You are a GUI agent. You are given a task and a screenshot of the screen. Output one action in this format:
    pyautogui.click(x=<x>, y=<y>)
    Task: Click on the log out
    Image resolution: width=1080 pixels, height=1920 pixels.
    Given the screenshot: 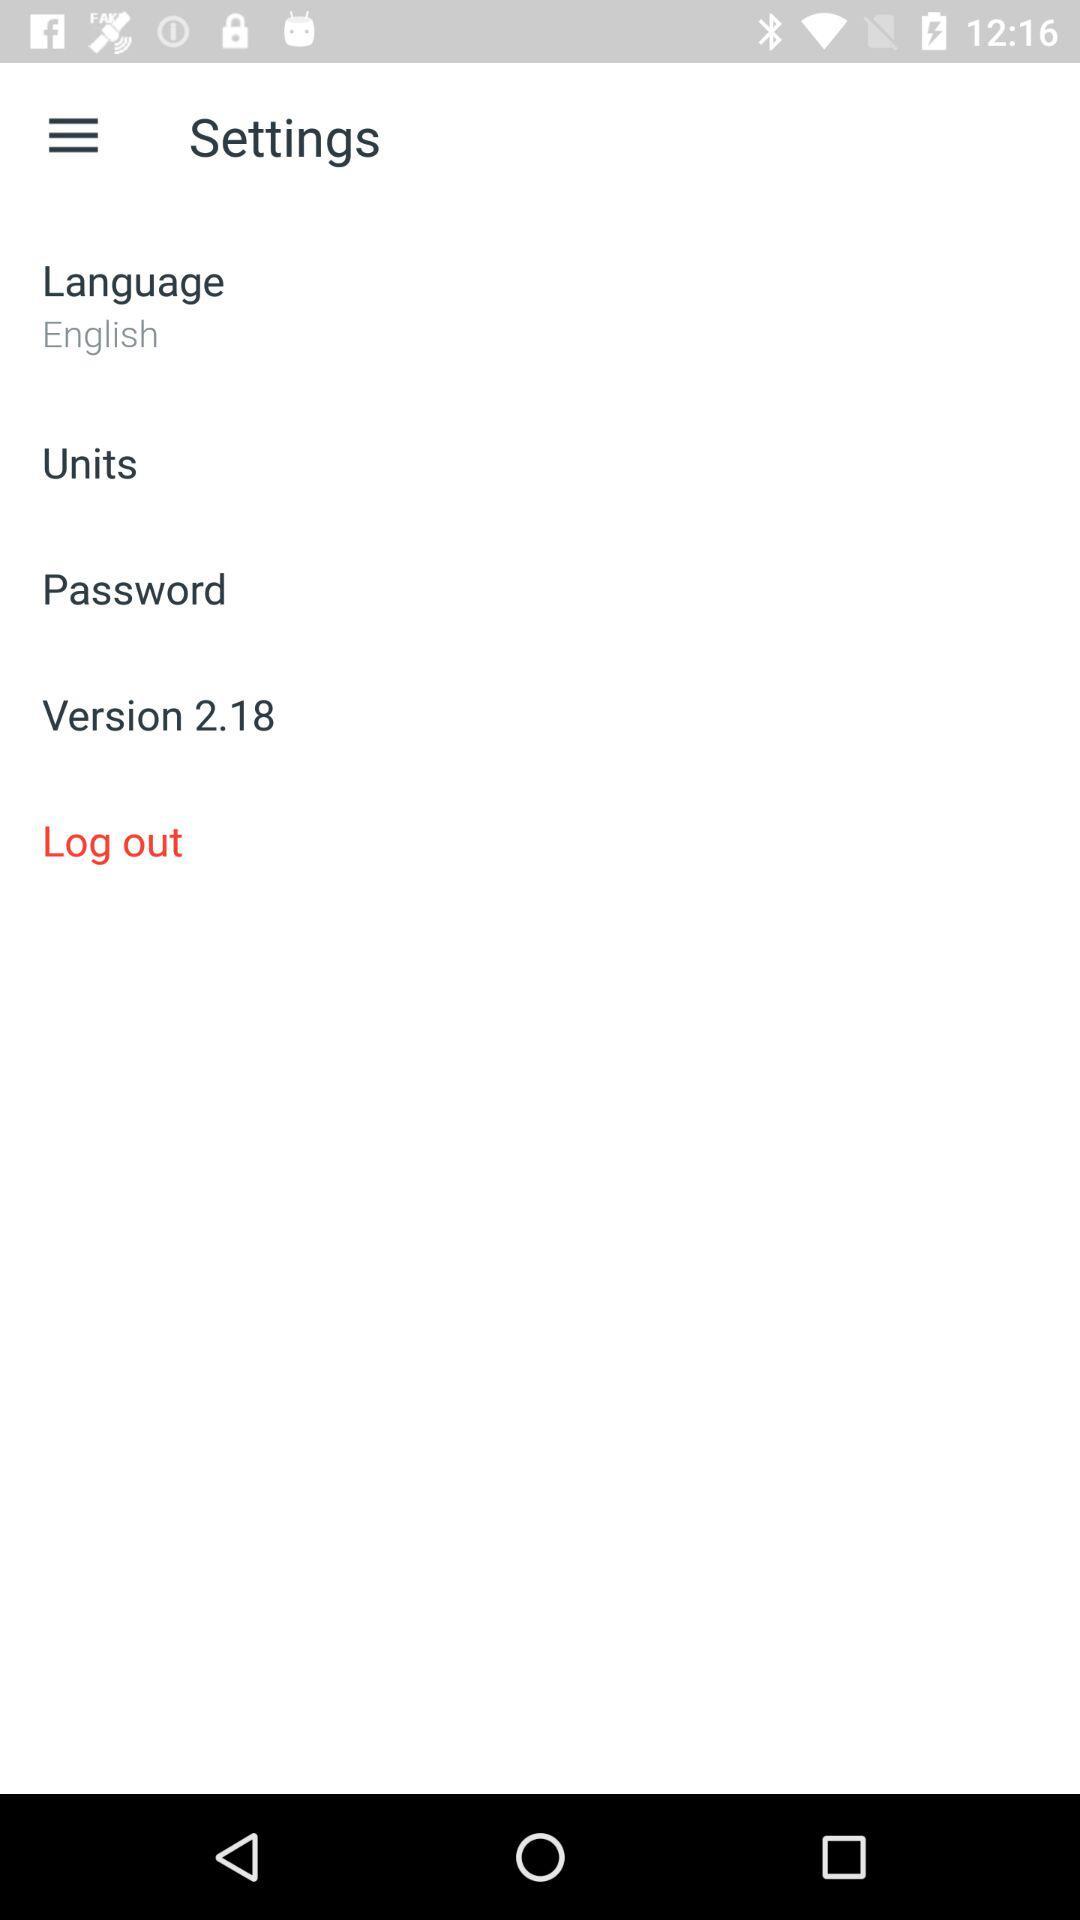 What is the action you would take?
    pyautogui.click(x=540, y=840)
    